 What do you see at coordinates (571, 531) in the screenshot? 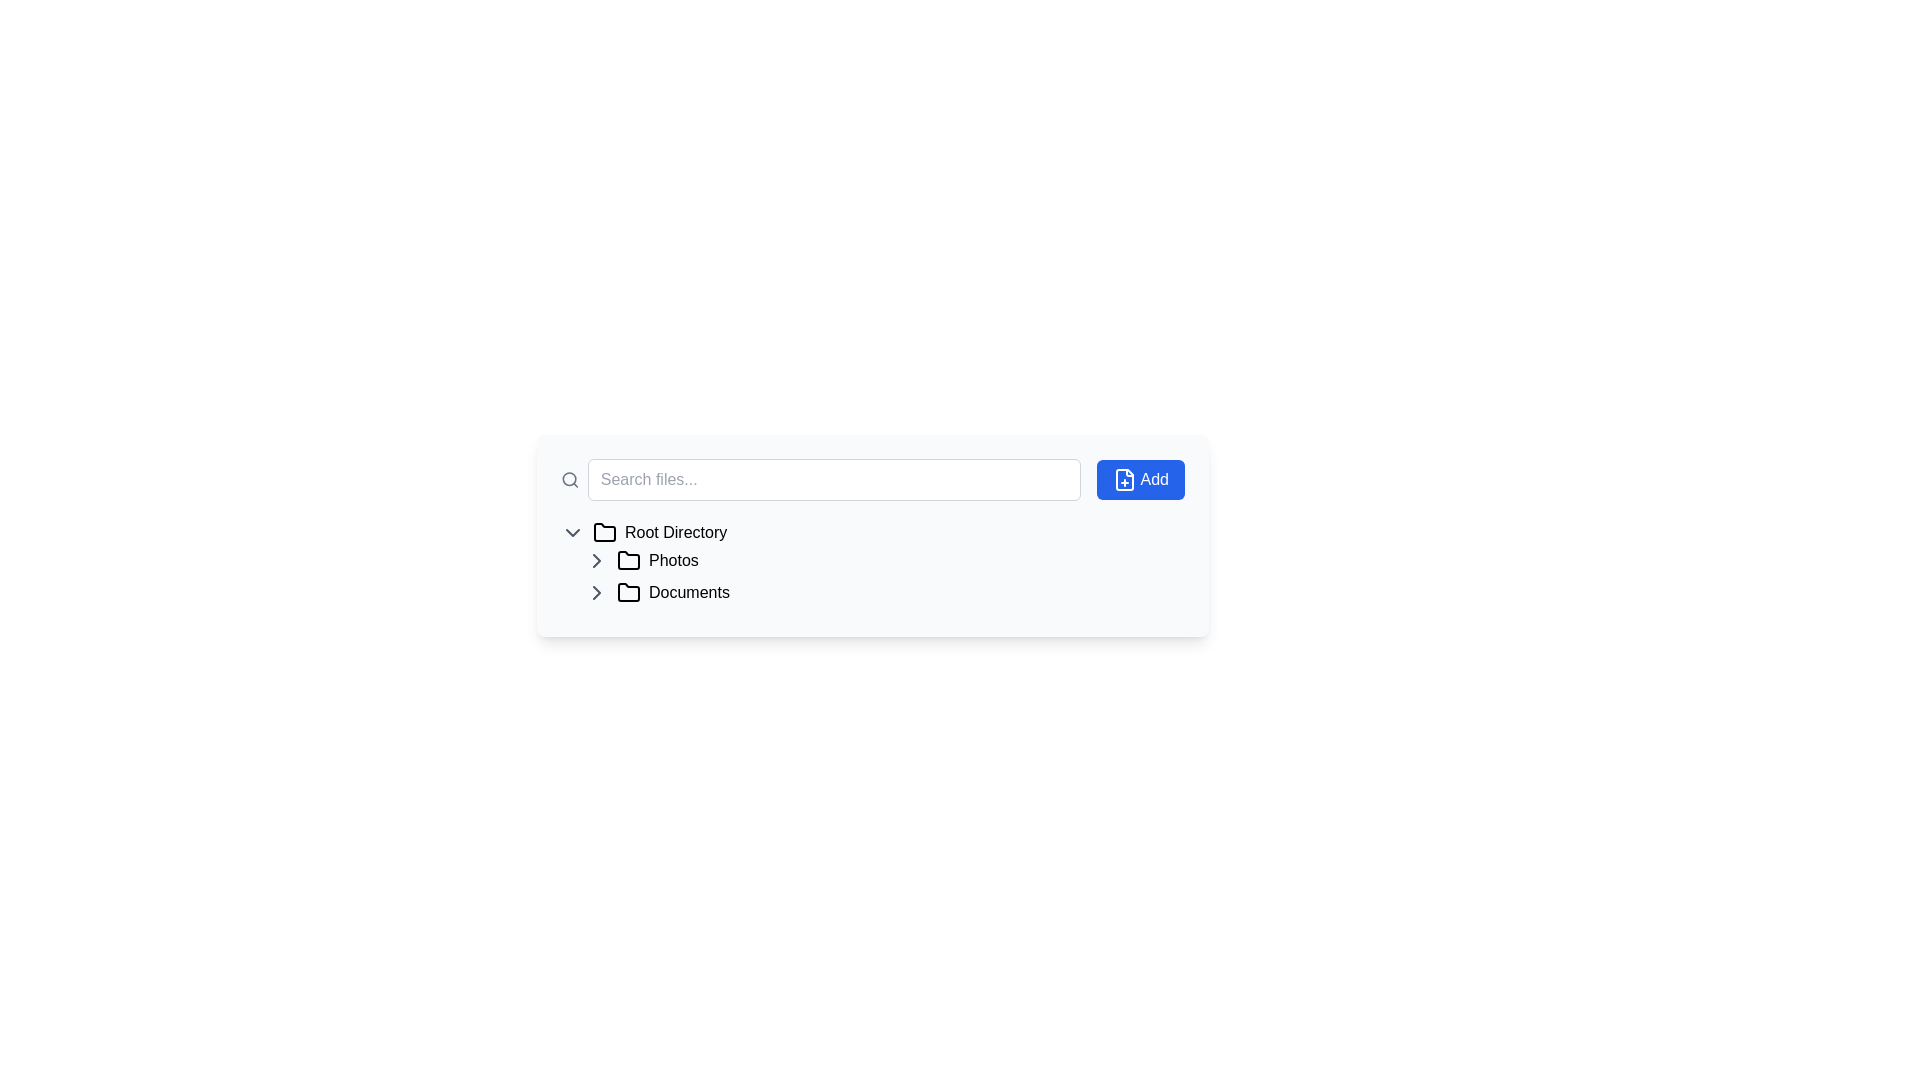
I see `the Dropdown toggle icon located at the far left of the 'Root Directory' row` at bounding box center [571, 531].